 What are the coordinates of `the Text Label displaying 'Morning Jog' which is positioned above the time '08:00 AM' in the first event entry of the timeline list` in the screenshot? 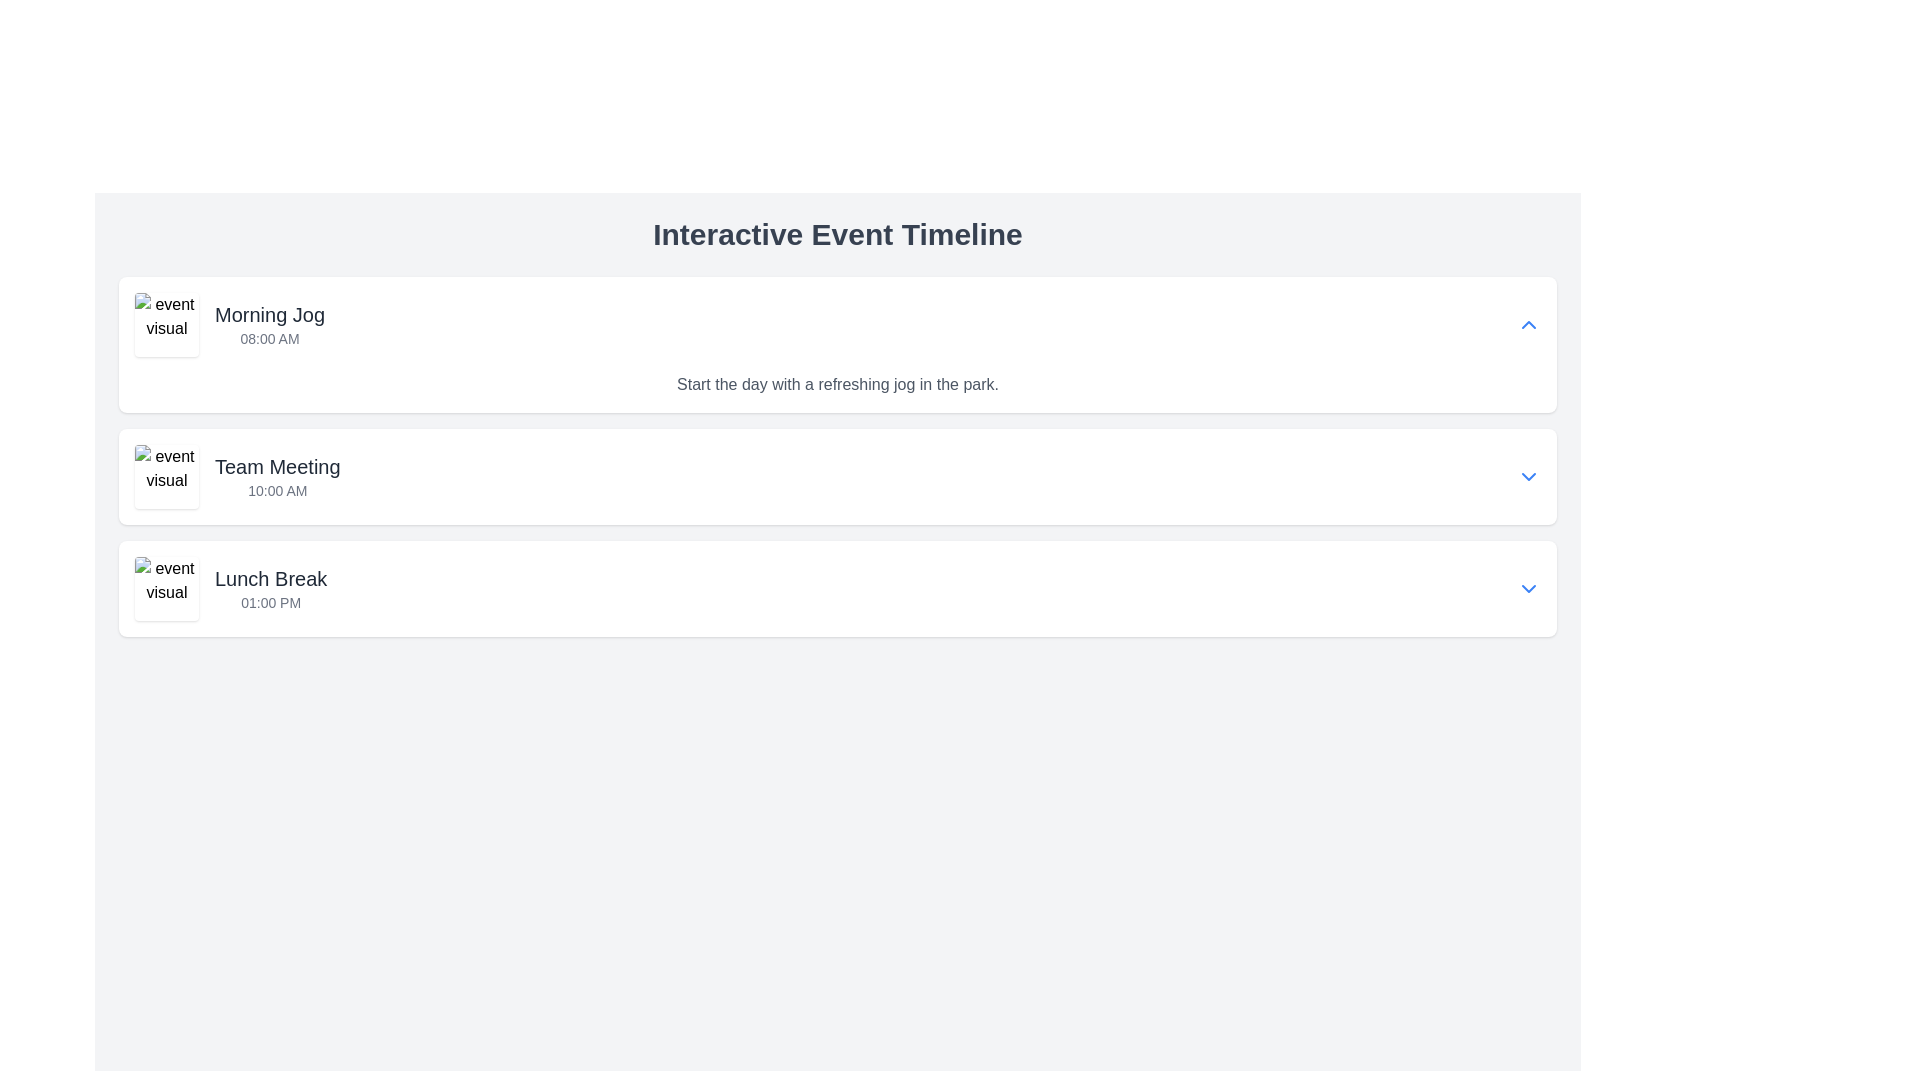 It's located at (268, 315).